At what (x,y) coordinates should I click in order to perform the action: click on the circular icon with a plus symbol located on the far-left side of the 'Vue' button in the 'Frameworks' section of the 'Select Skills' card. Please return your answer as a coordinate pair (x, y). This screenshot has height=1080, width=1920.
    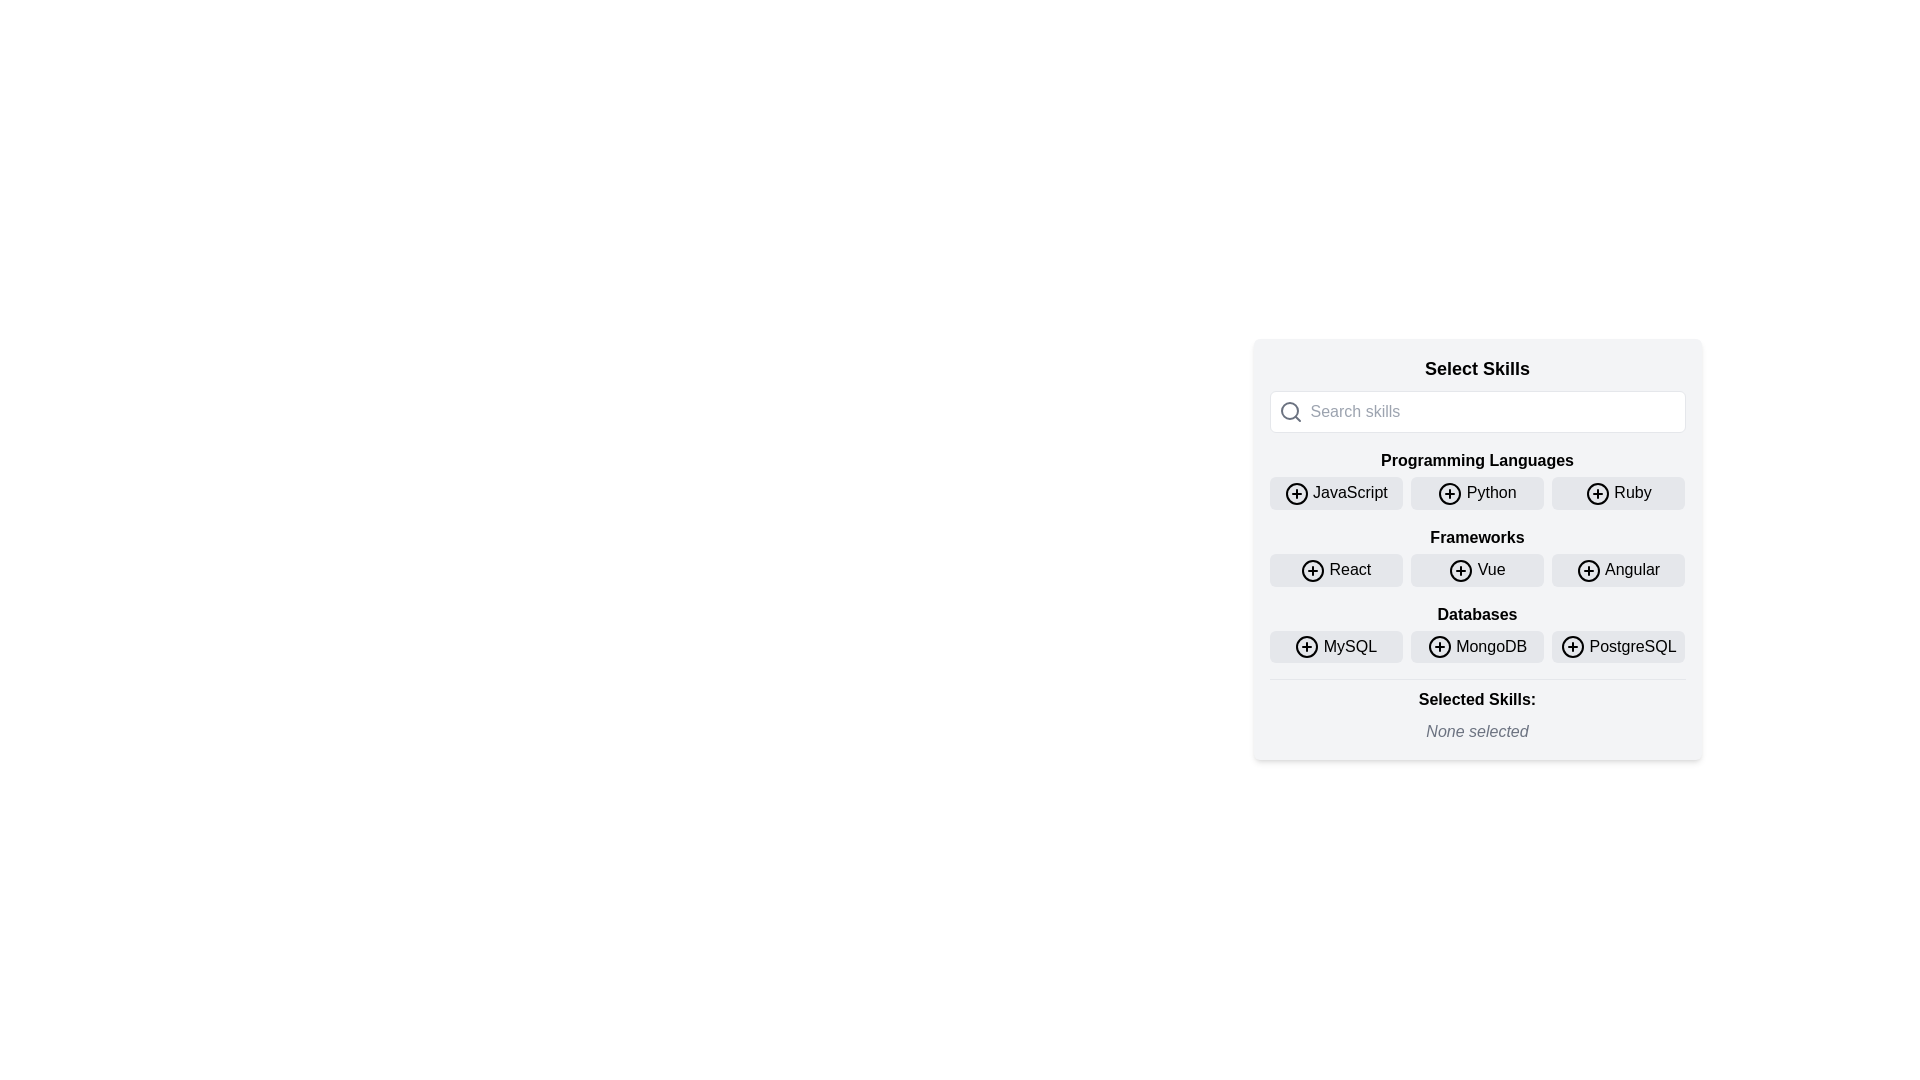
    Looking at the image, I should click on (1461, 570).